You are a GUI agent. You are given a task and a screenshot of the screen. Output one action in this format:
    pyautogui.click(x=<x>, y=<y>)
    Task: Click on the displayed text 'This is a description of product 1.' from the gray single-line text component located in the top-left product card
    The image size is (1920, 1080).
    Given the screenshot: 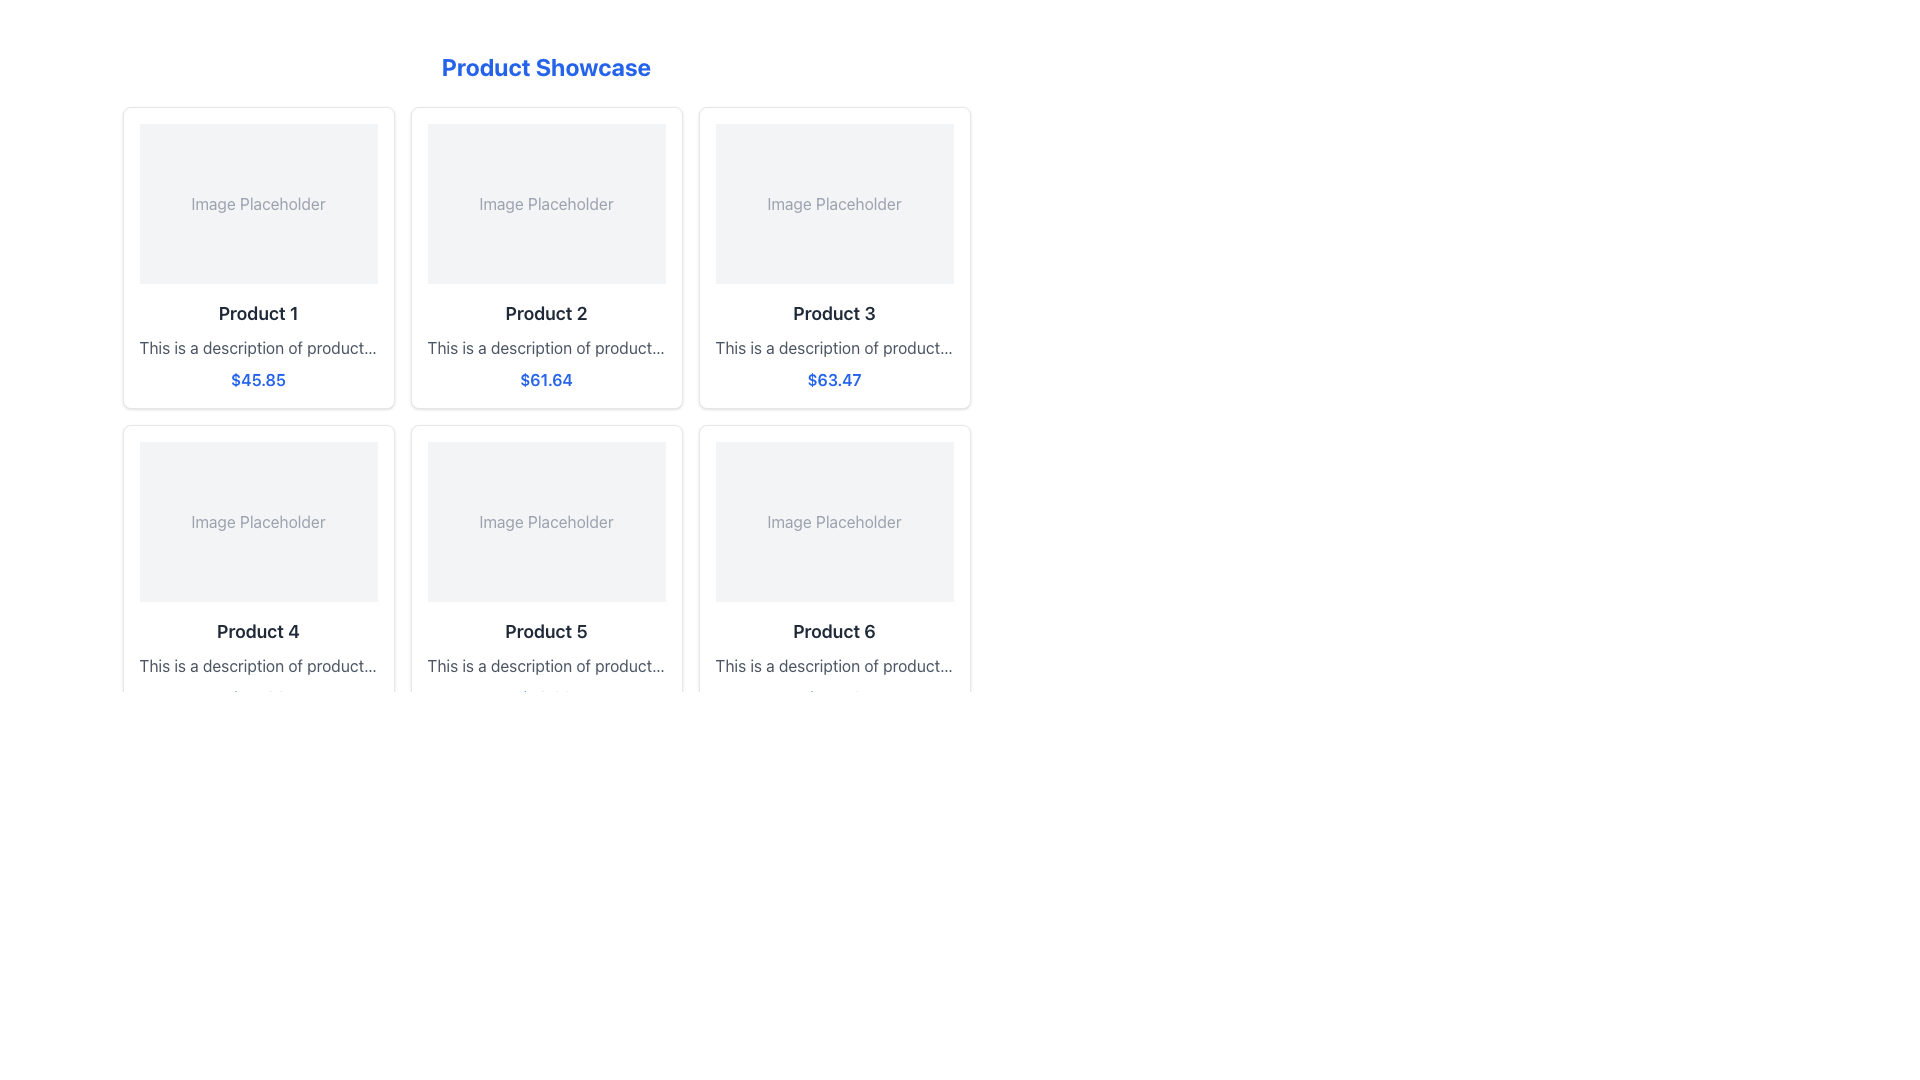 What is the action you would take?
    pyautogui.click(x=257, y=346)
    